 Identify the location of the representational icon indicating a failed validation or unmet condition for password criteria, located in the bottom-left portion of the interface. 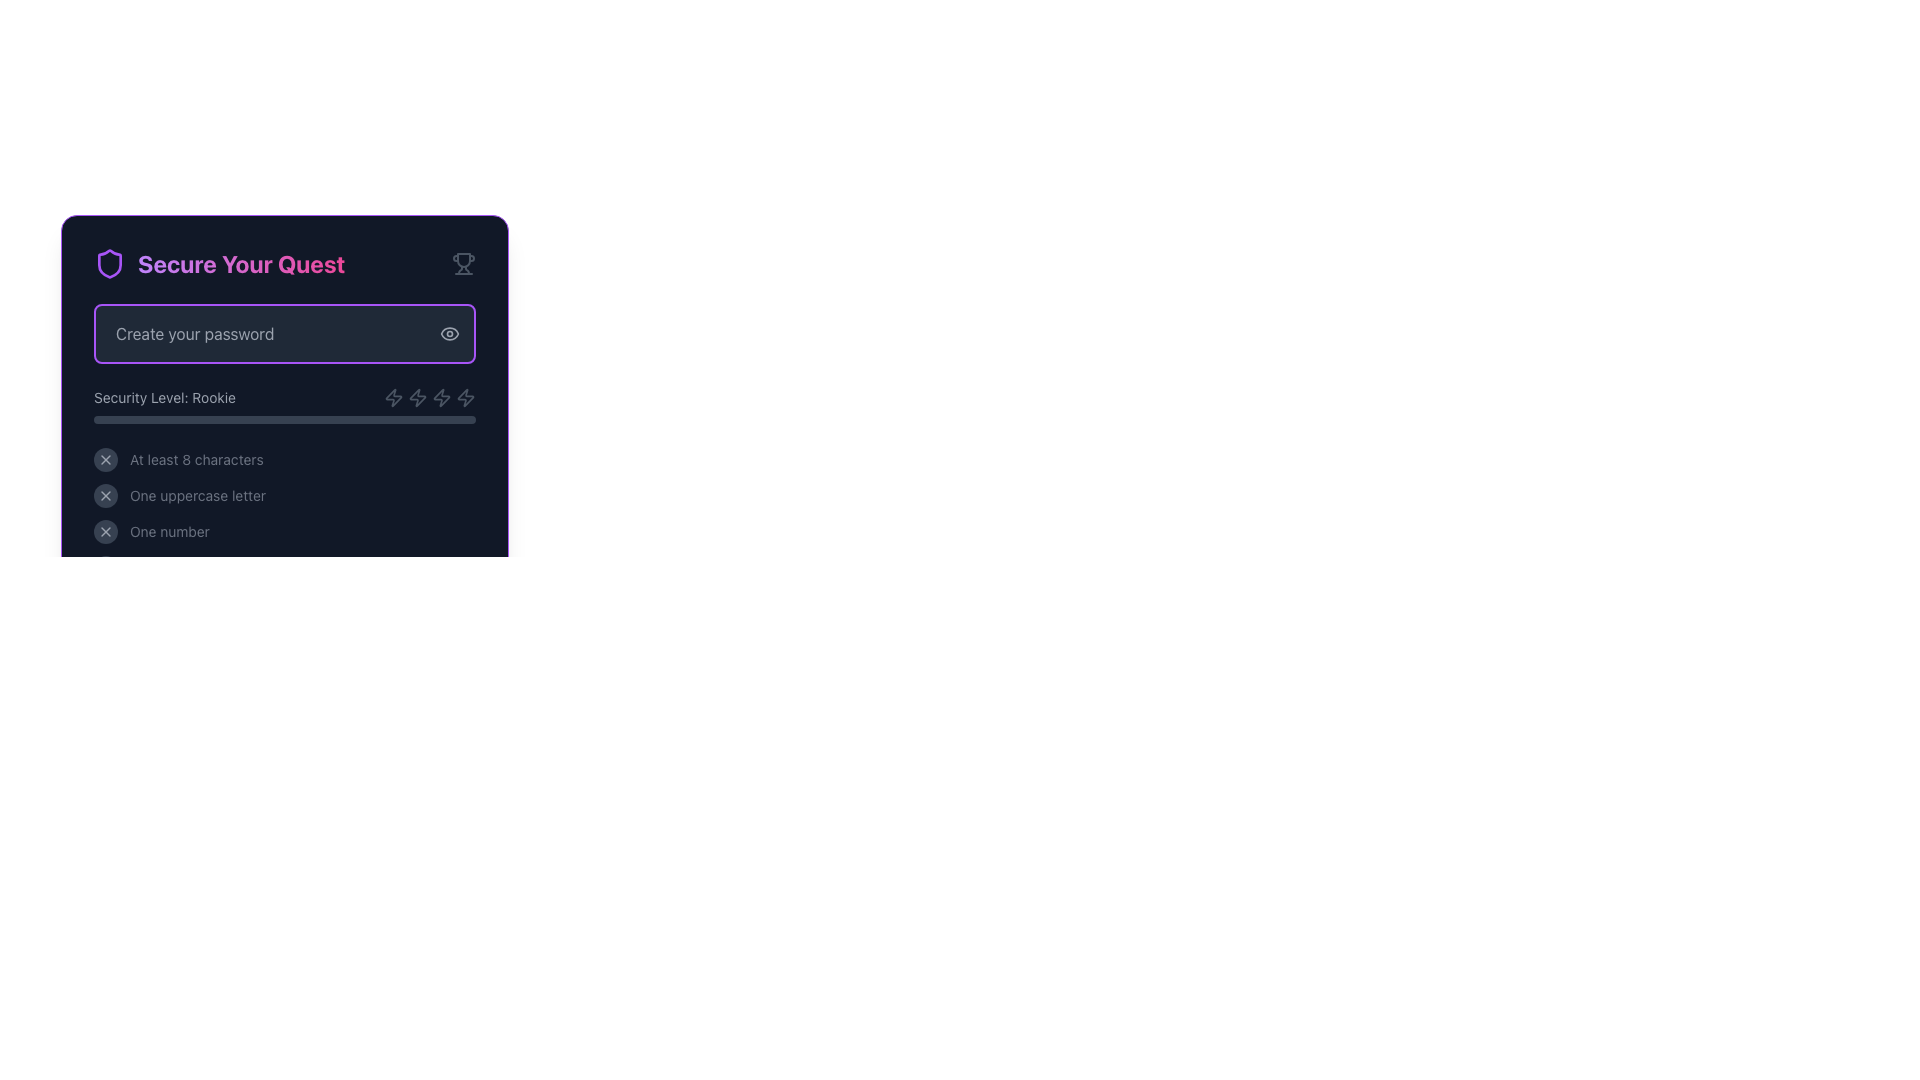
(104, 459).